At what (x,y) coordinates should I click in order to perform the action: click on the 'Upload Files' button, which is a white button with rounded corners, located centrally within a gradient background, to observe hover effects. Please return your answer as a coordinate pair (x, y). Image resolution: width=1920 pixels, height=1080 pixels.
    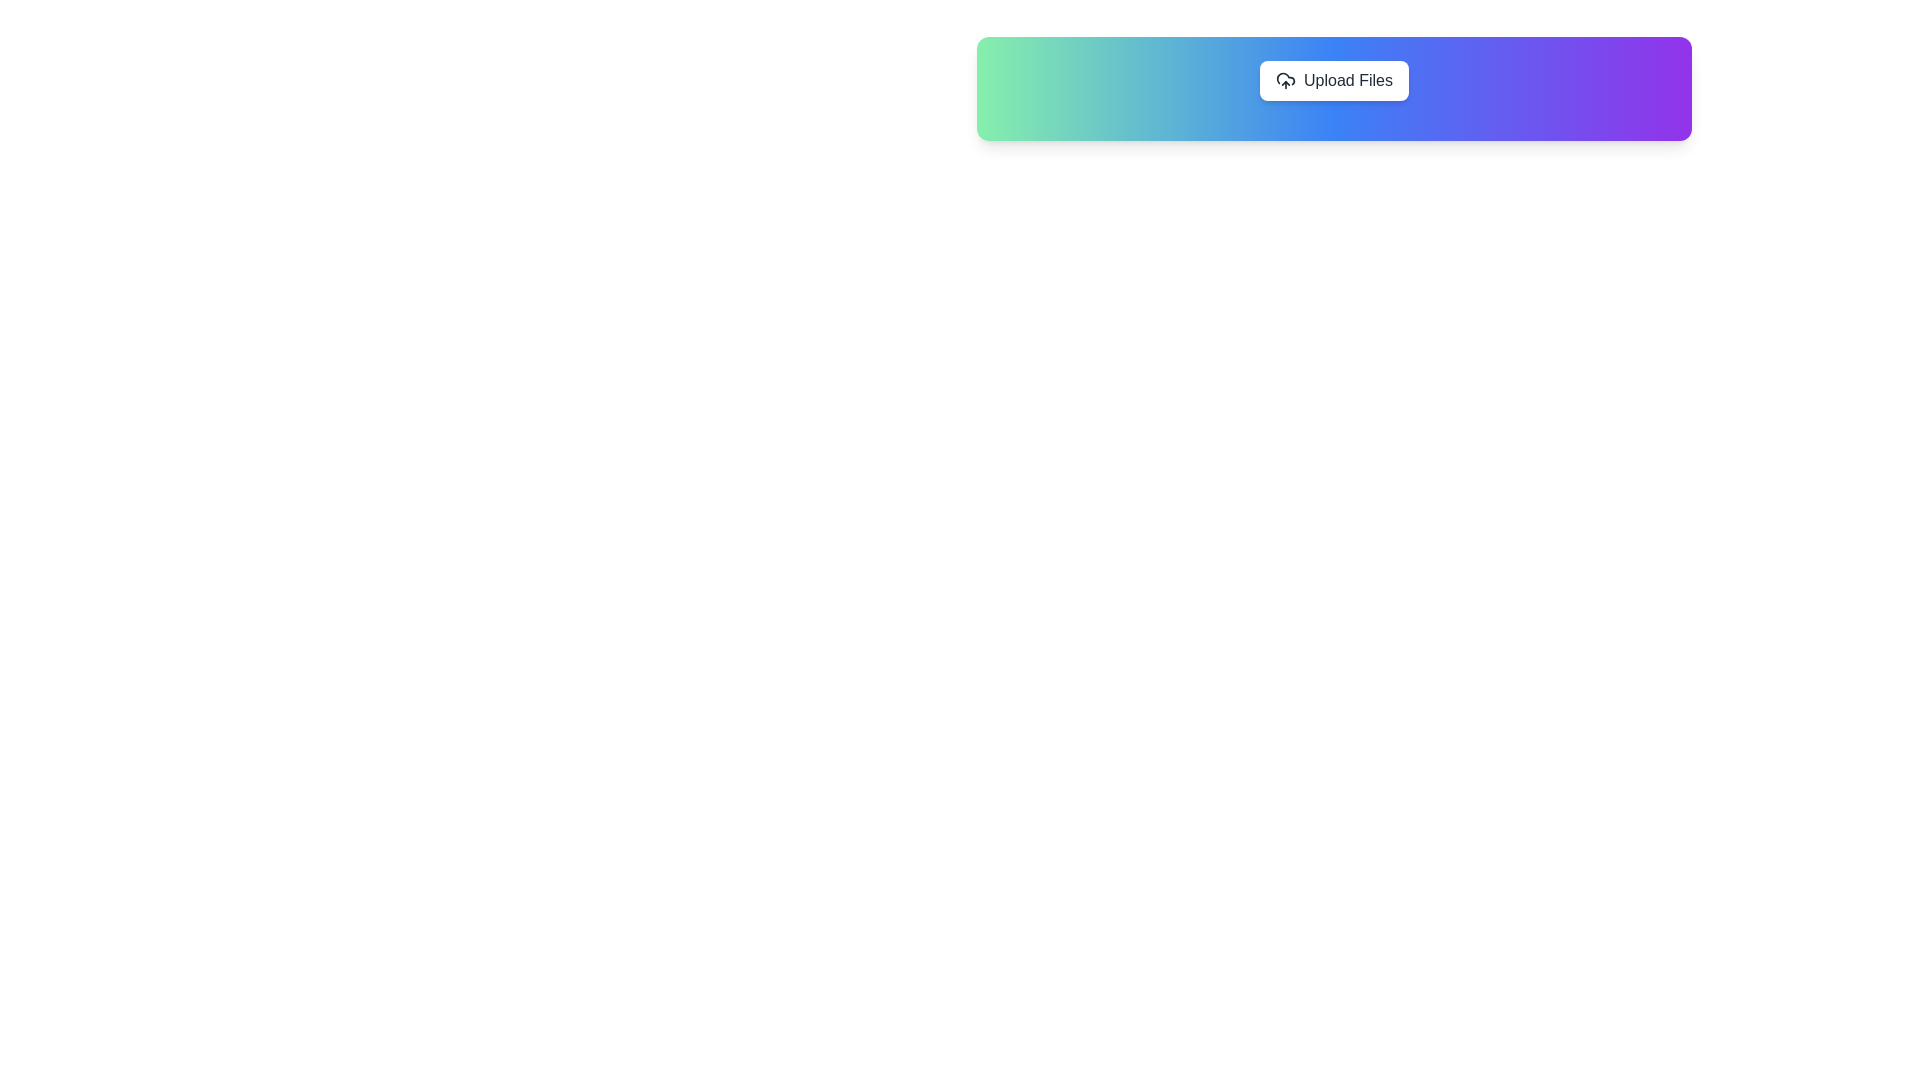
    Looking at the image, I should click on (1334, 80).